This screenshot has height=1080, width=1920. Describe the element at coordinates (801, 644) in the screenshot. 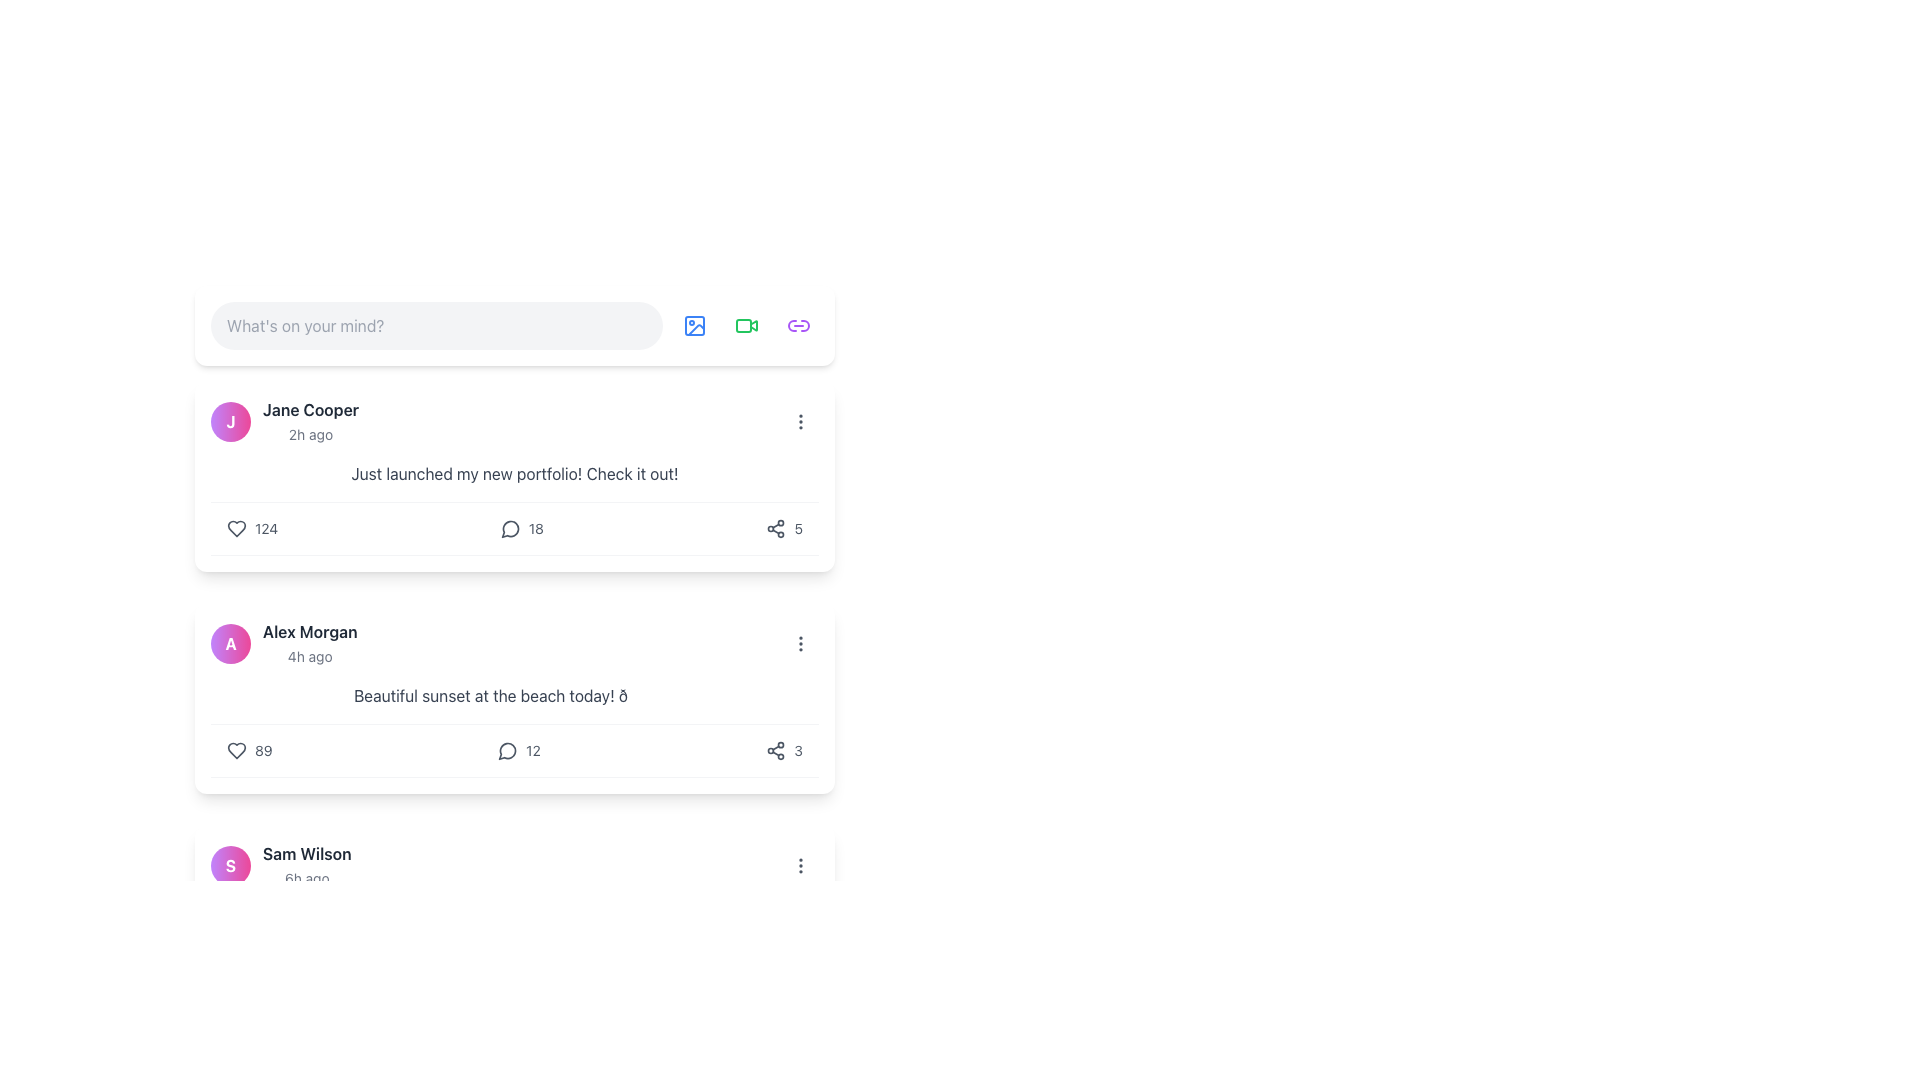

I see `the vertical ellipsis icon button, which is styled with a gray color and located in the middle-right area of the second post in a list of posts` at that location.